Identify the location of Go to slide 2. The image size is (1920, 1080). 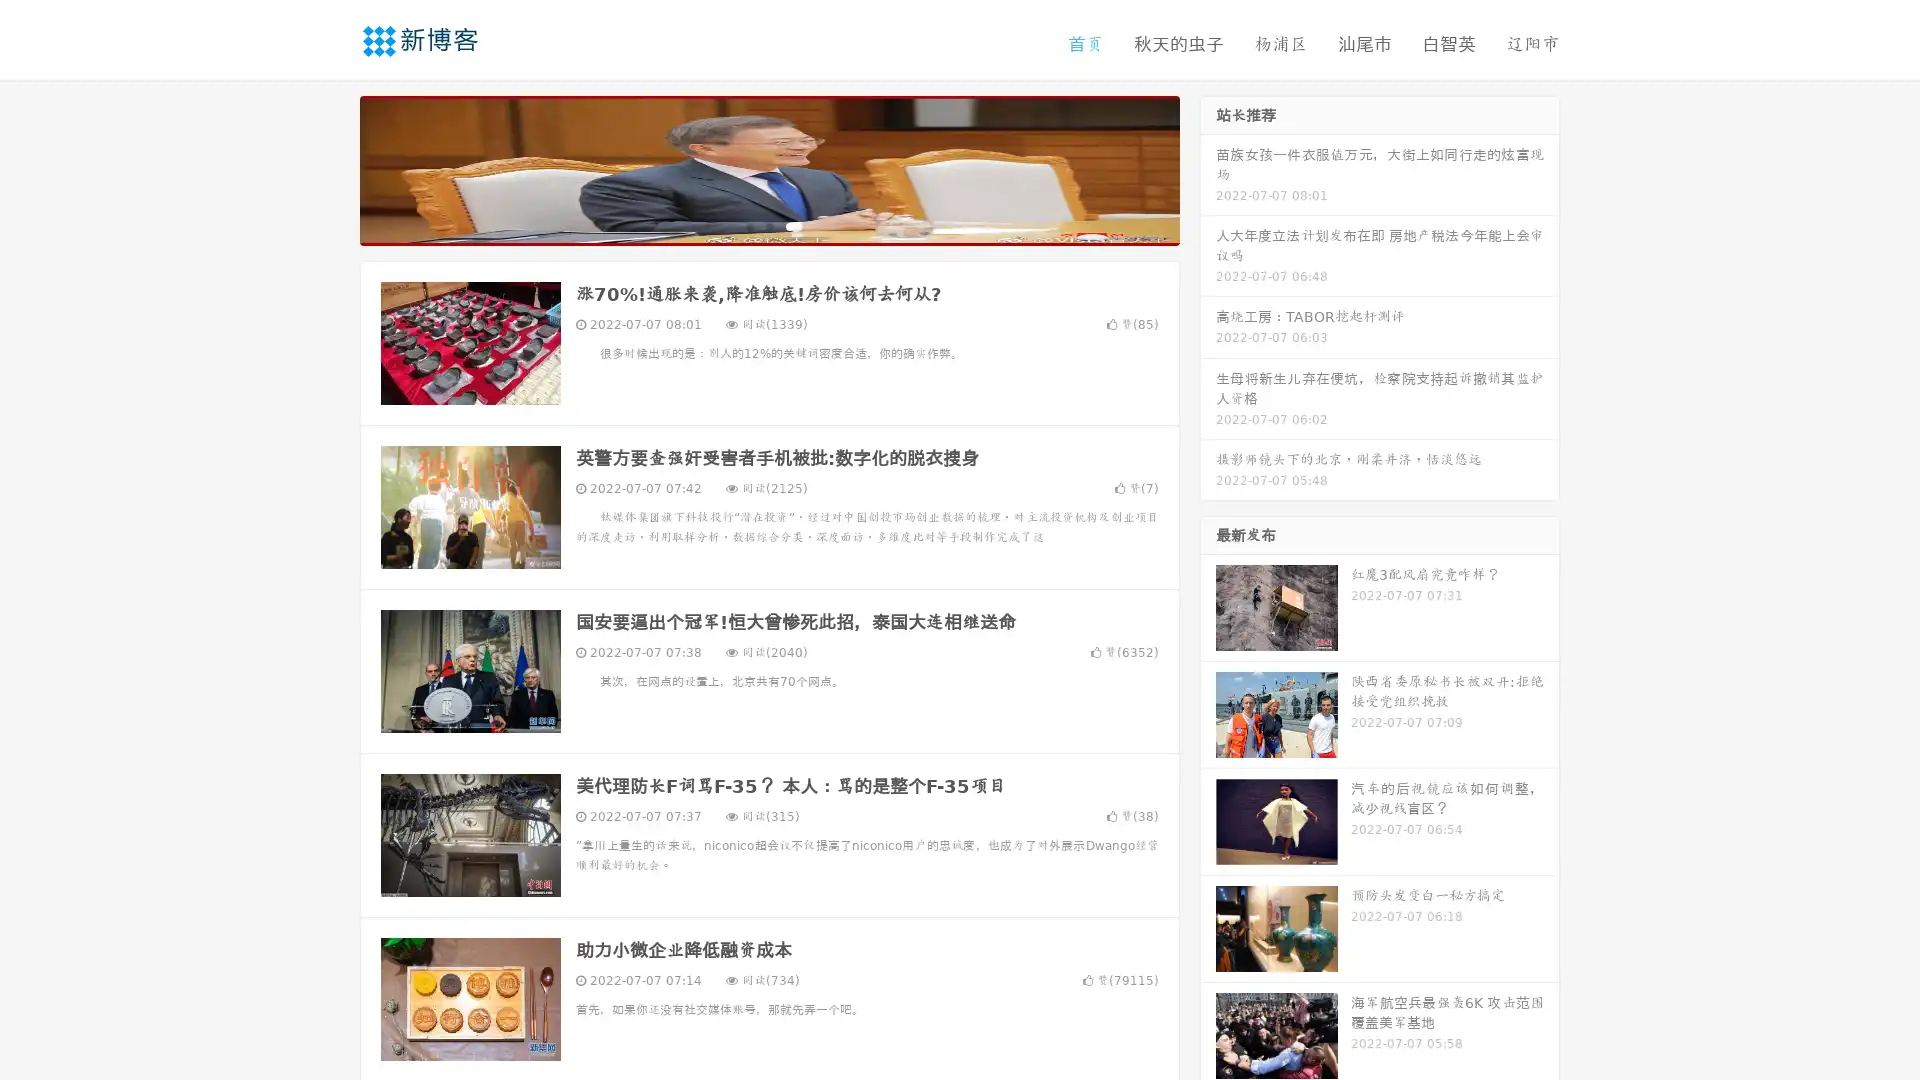
(768, 225).